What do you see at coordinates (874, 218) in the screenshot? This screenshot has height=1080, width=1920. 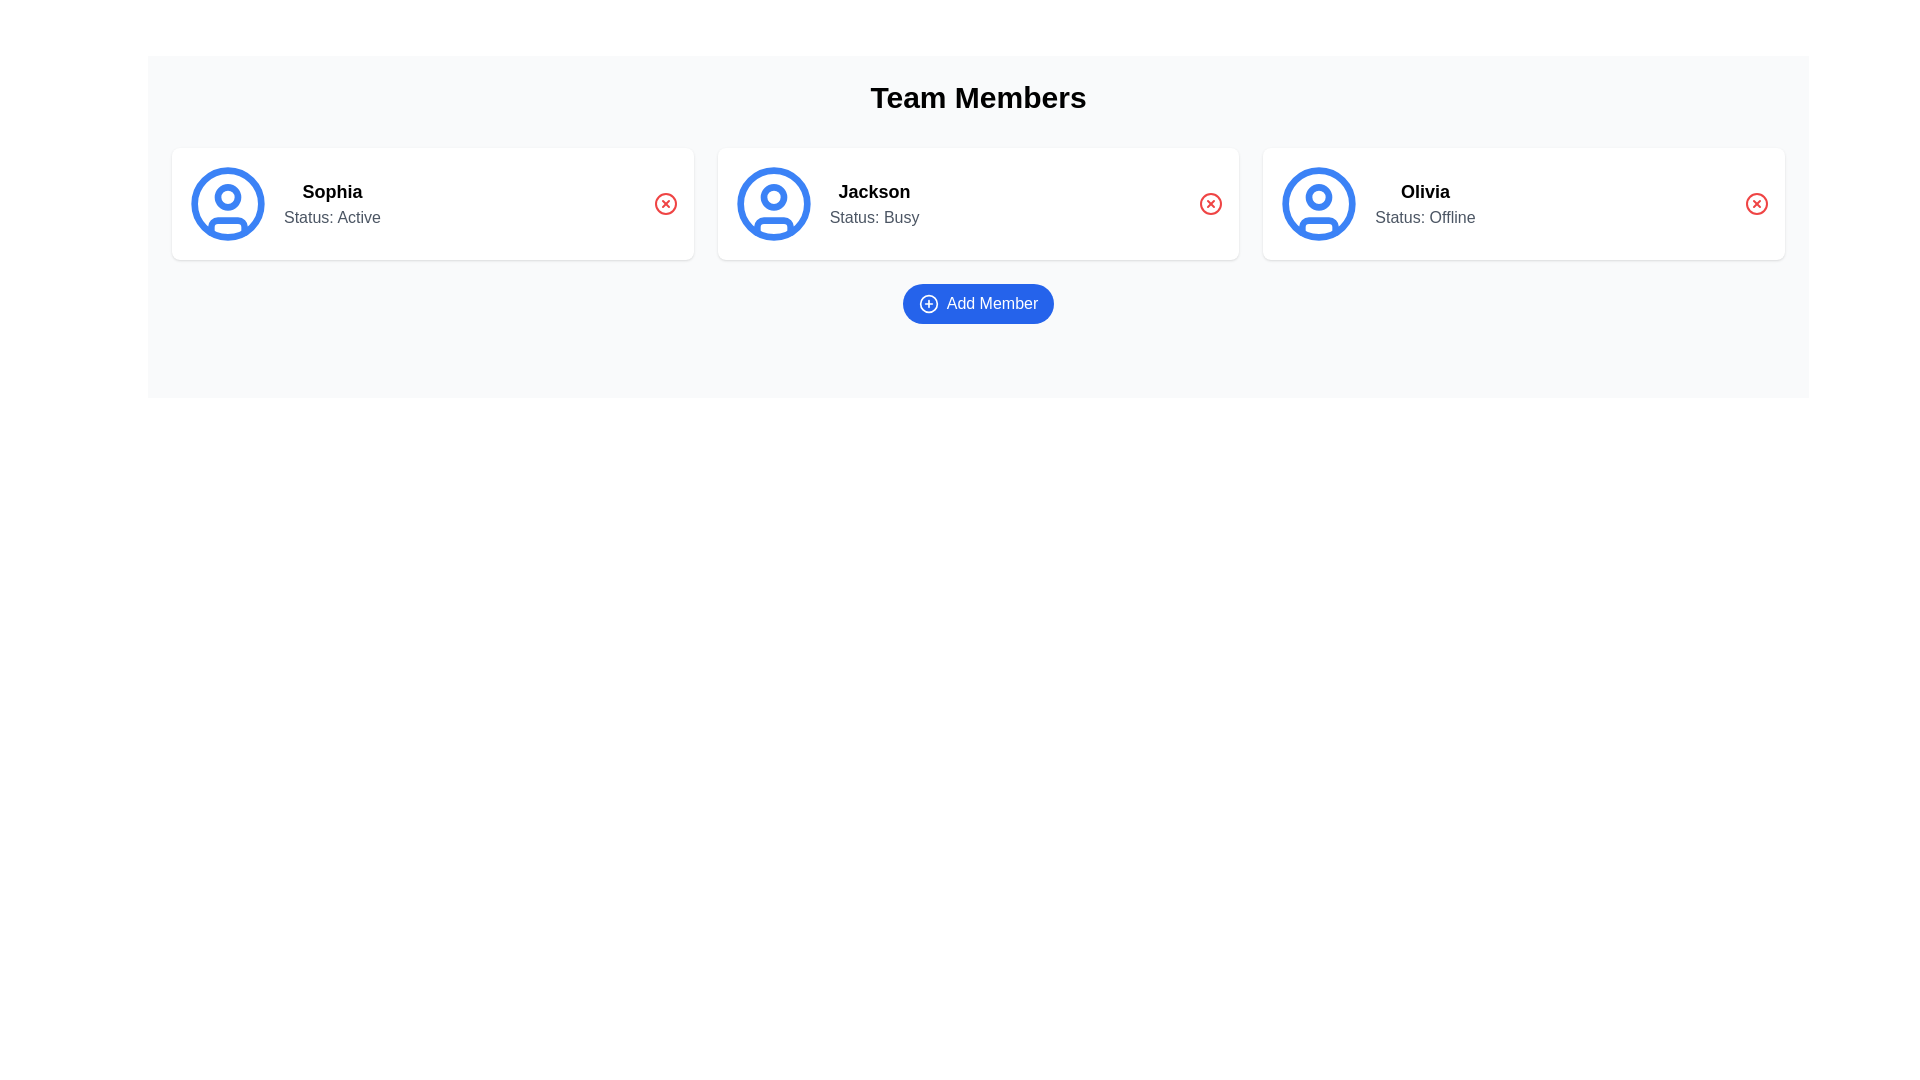 I see `the static text displaying the availability status of Jackson, located in the central card of the 'Team Members' section, below the name 'Jackson' and above the bottom margin of the card` at bounding box center [874, 218].